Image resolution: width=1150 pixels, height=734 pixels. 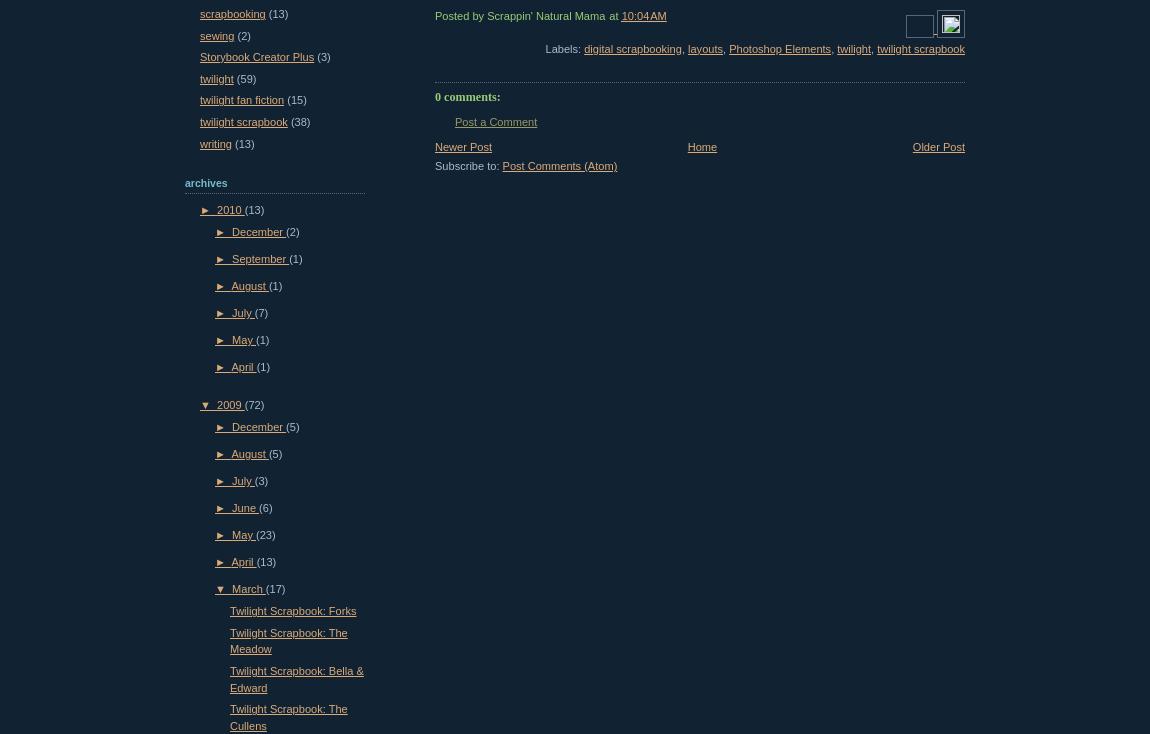 What do you see at coordinates (273, 589) in the screenshot?
I see `'(17)'` at bounding box center [273, 589].